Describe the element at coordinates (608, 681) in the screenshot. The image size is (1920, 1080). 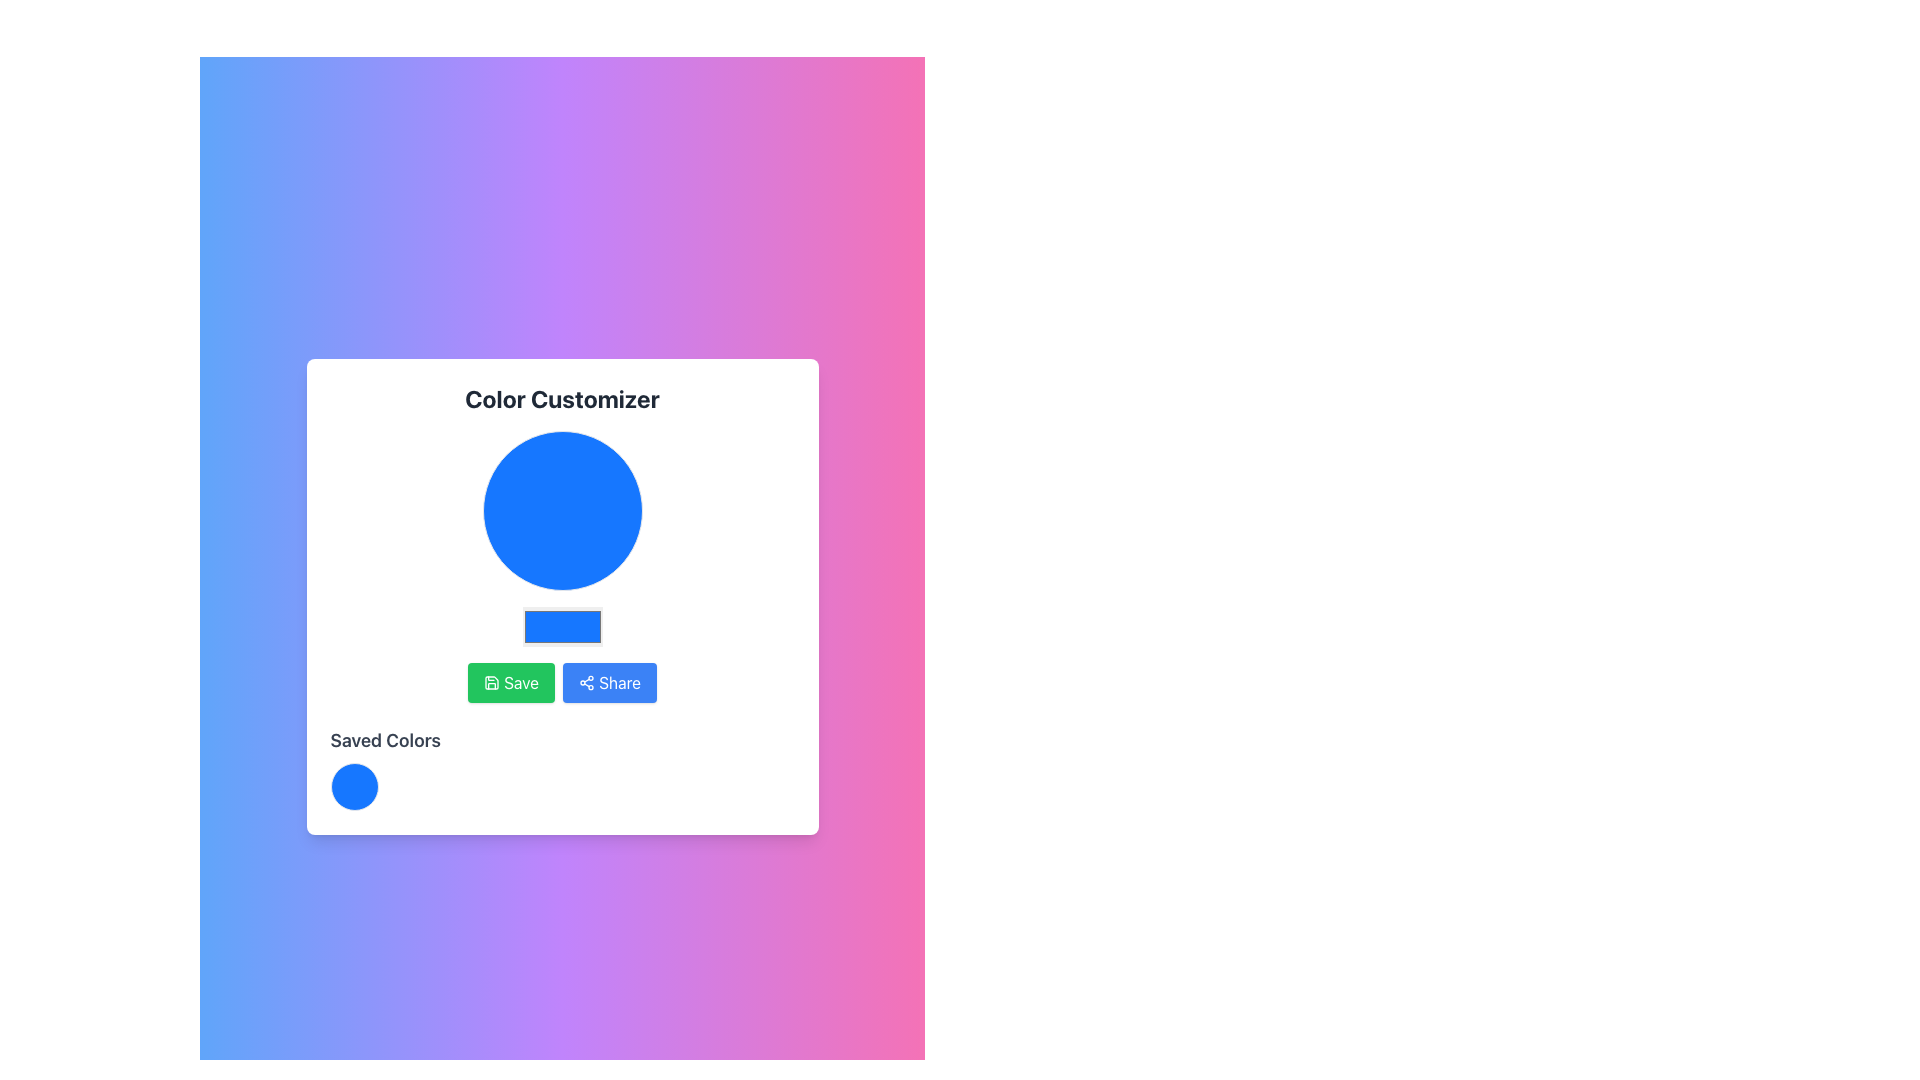
I see `the 'Share' button, which has a blue background and white text, located below the 'Color Customizer' title and adjacent to the 'Save' button` at that location.